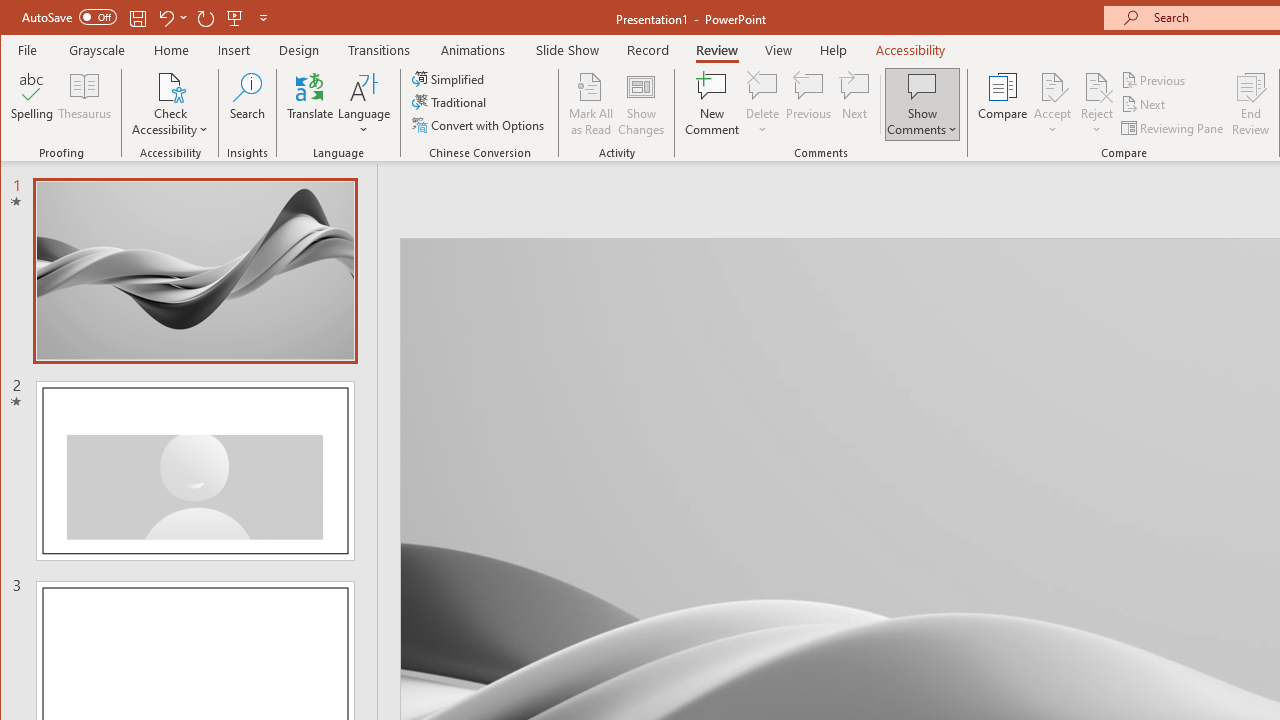  Describe the element at coordinates (450, 102) in the screenshot. I see `'Traditional'` at that location.